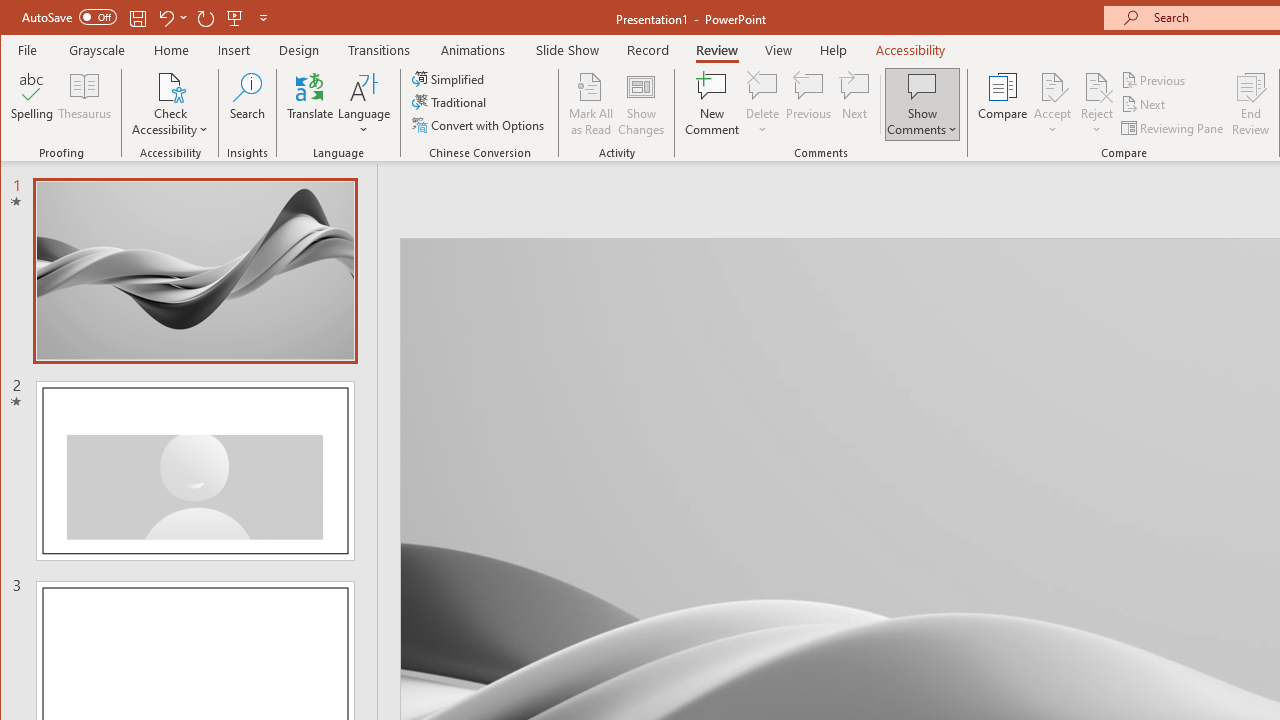  Describe the element at coordinates (450, 102) in the screenshot. I see `'Traditional'` at that location.